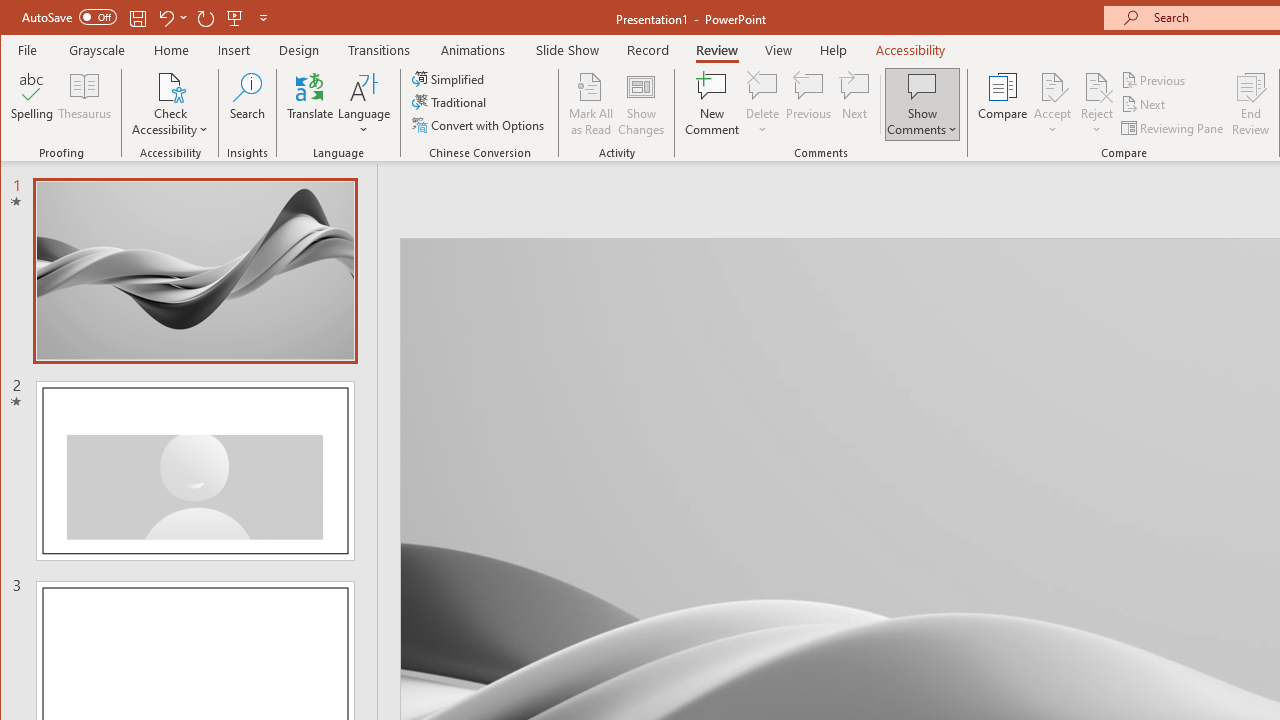  Describe the element at coordinates (450, 102) in the screenshot. I see `'Traditional'` at that location.